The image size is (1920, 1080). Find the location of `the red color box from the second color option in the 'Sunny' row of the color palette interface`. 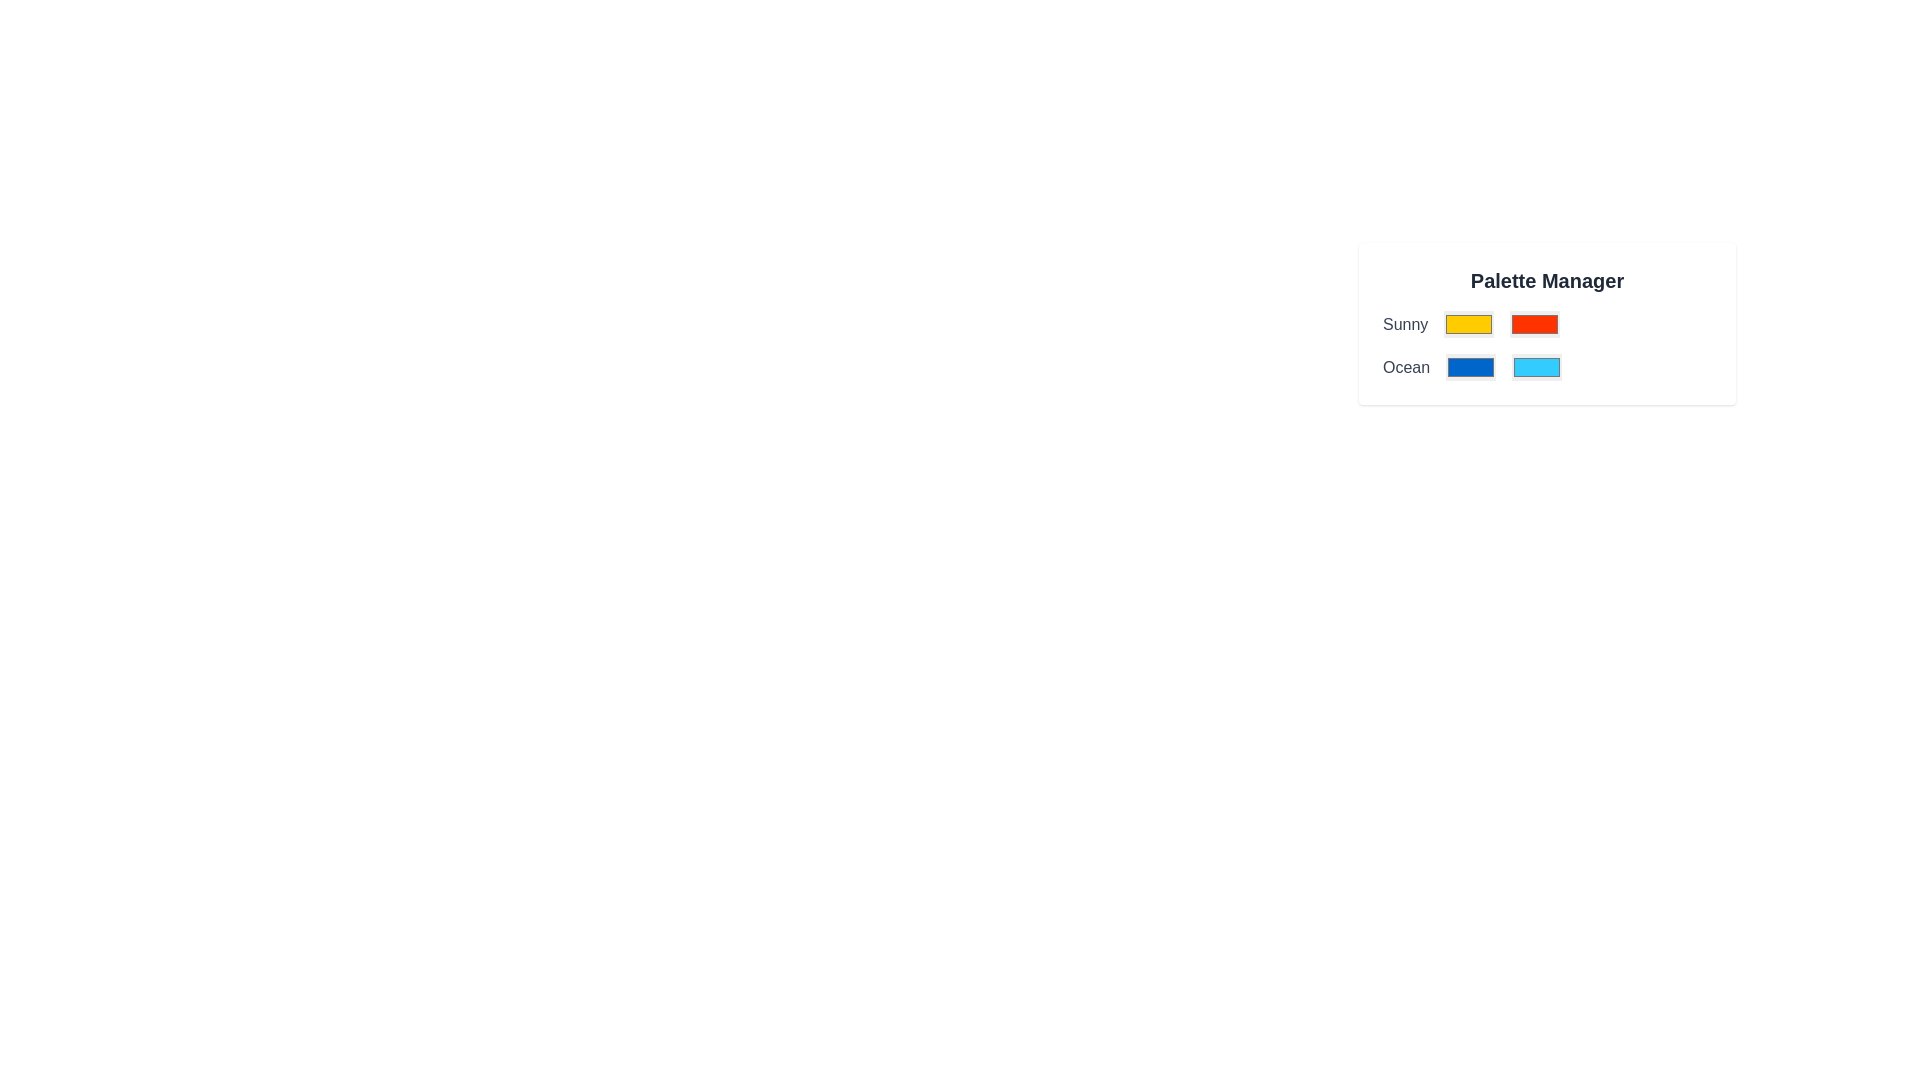

the red color box from the second color option in the 'Sunny' row of the color palette interface is located at coordinates (1534, 323).